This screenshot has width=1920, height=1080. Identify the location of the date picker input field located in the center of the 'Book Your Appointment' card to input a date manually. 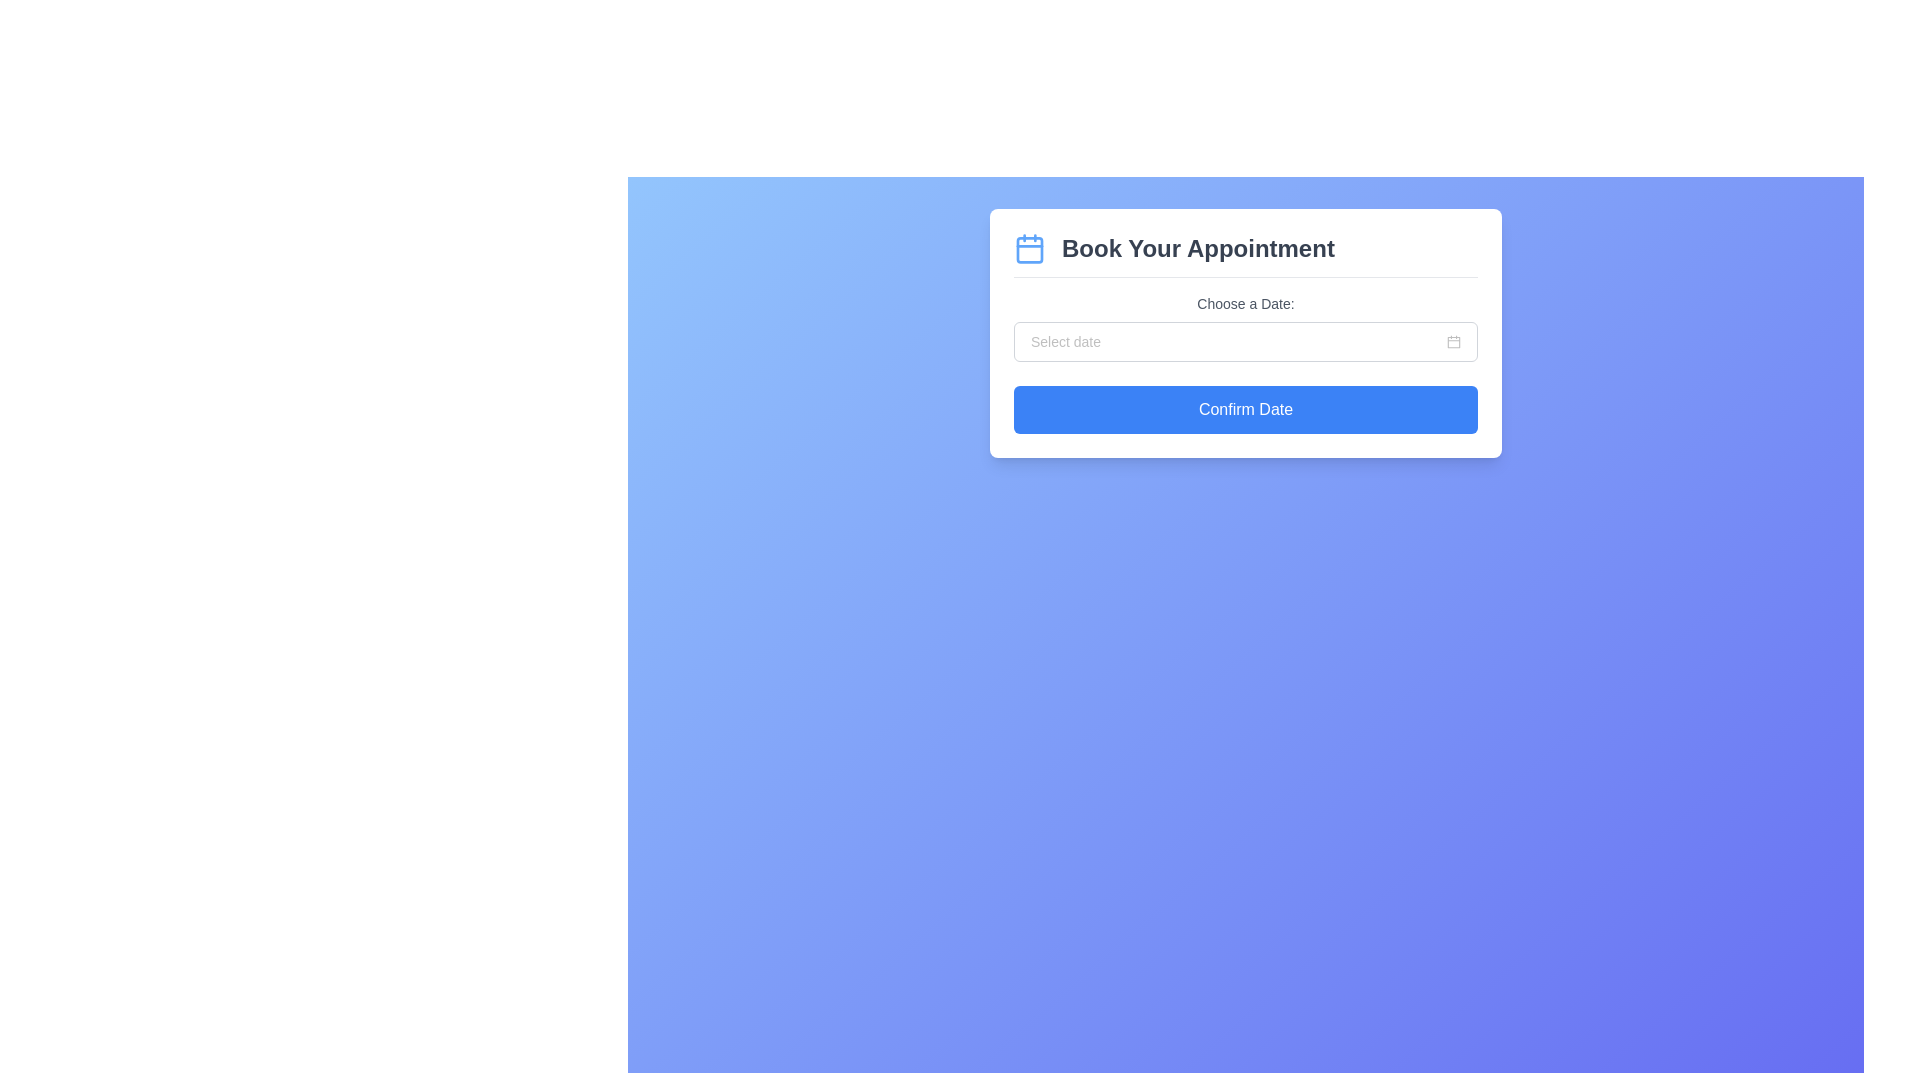
(1245, 341).